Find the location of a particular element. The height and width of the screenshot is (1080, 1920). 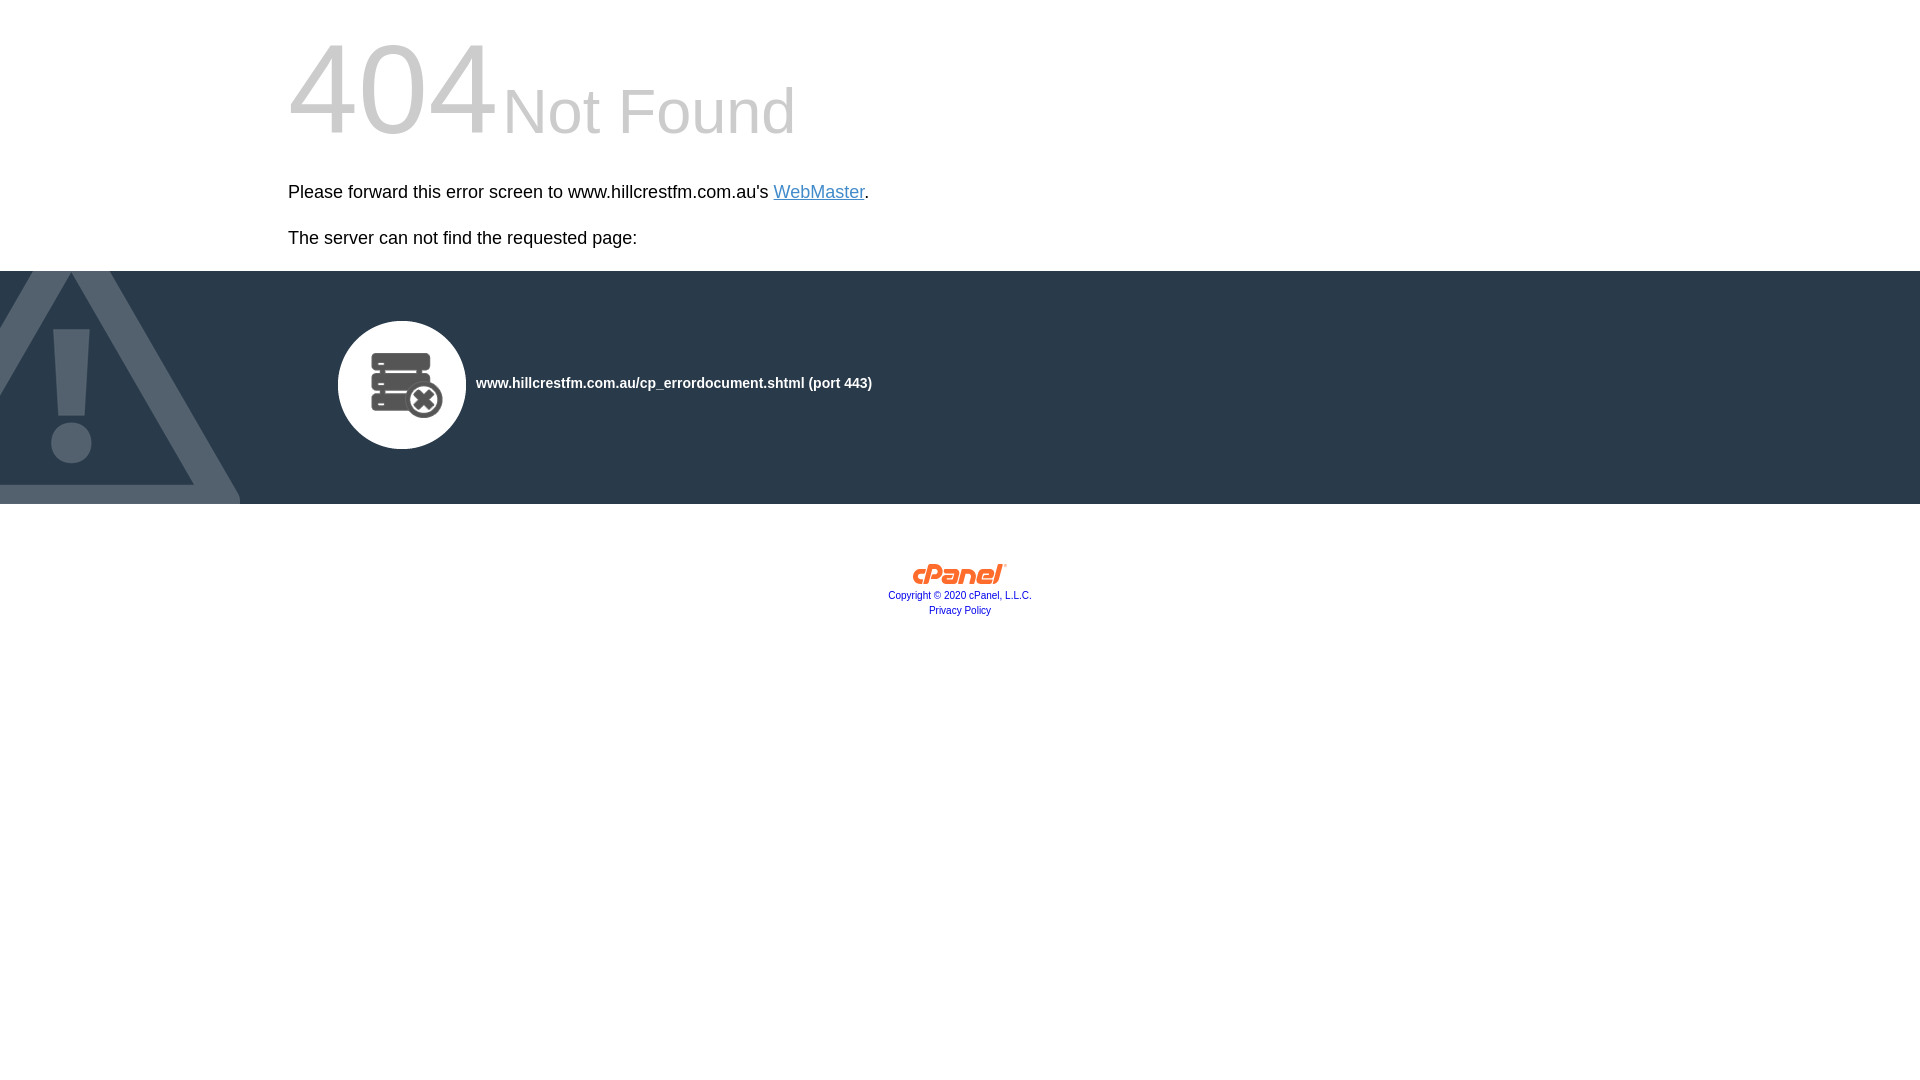

'Privacy Policy' is located at coordinates (960, 609).